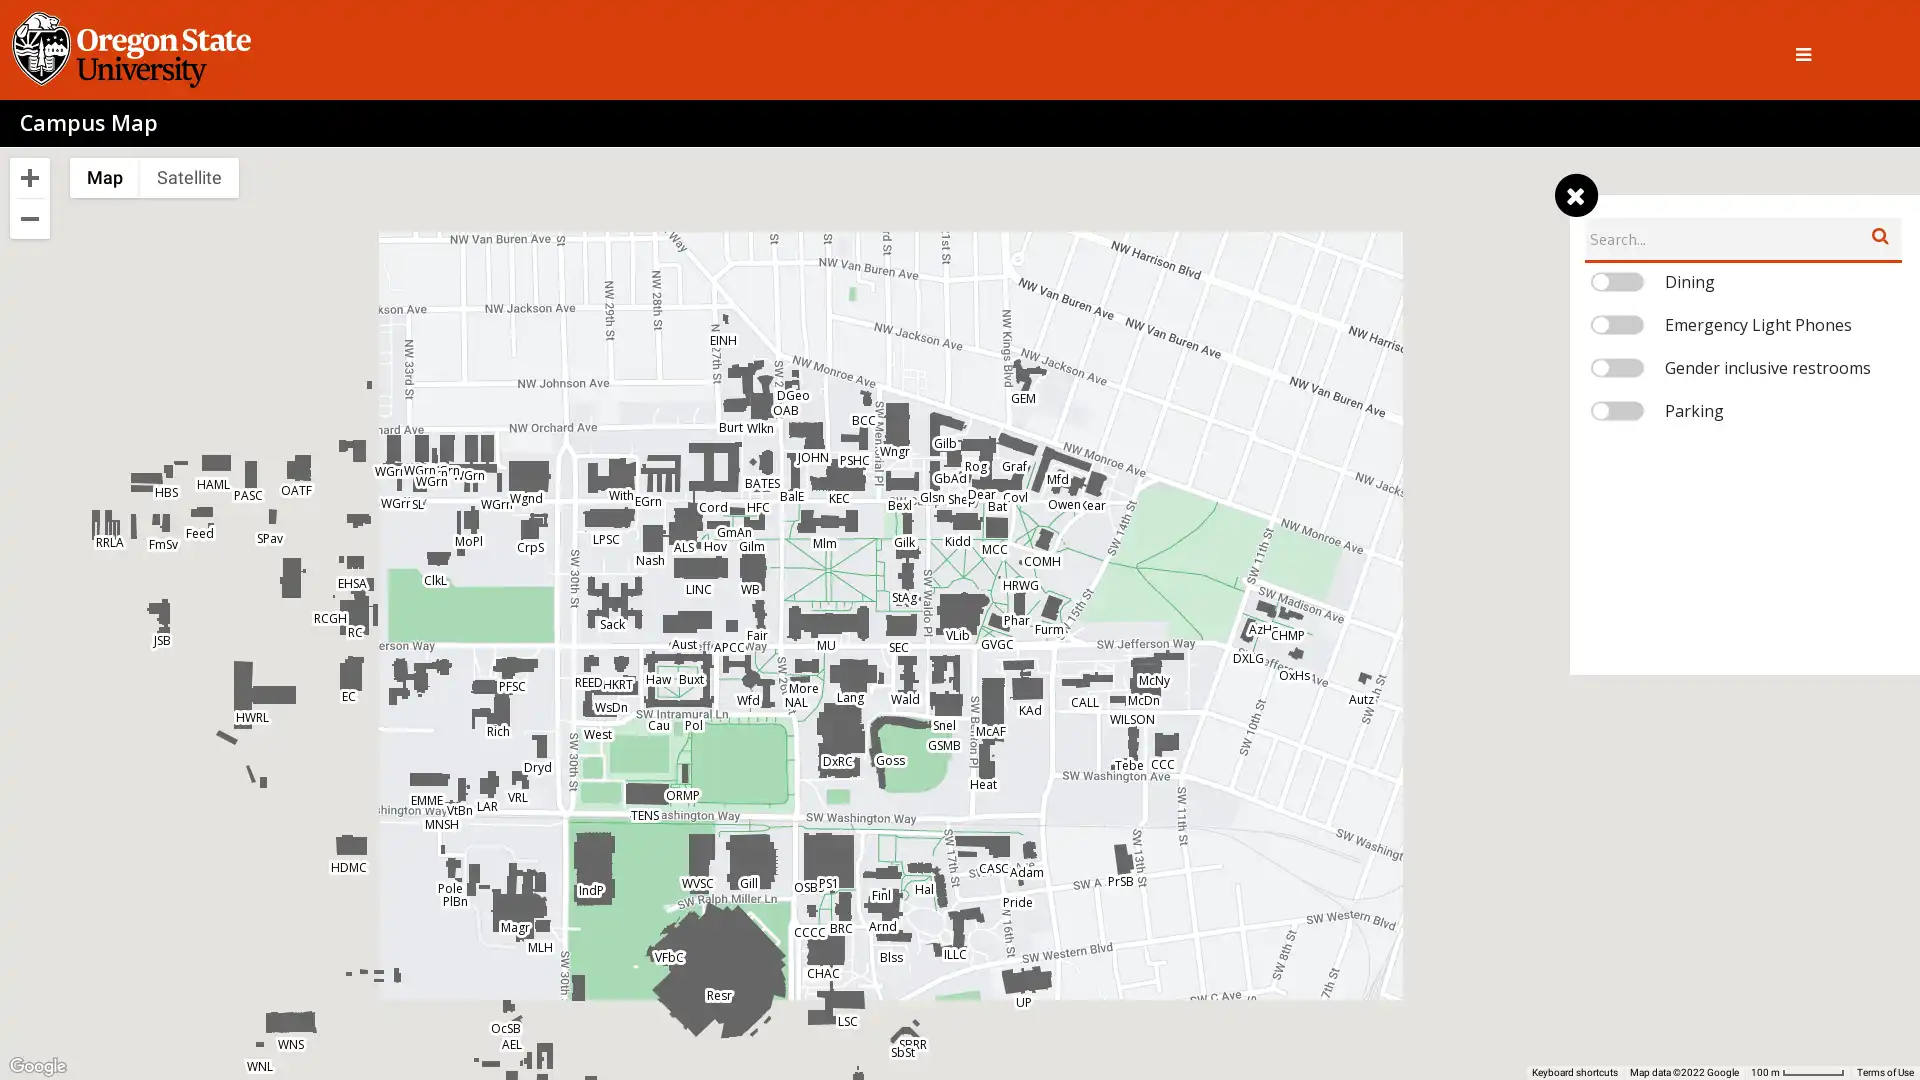 This screenshot has width=1920, height=1080. I want to click on Clear search terms, so click(1879, 234).